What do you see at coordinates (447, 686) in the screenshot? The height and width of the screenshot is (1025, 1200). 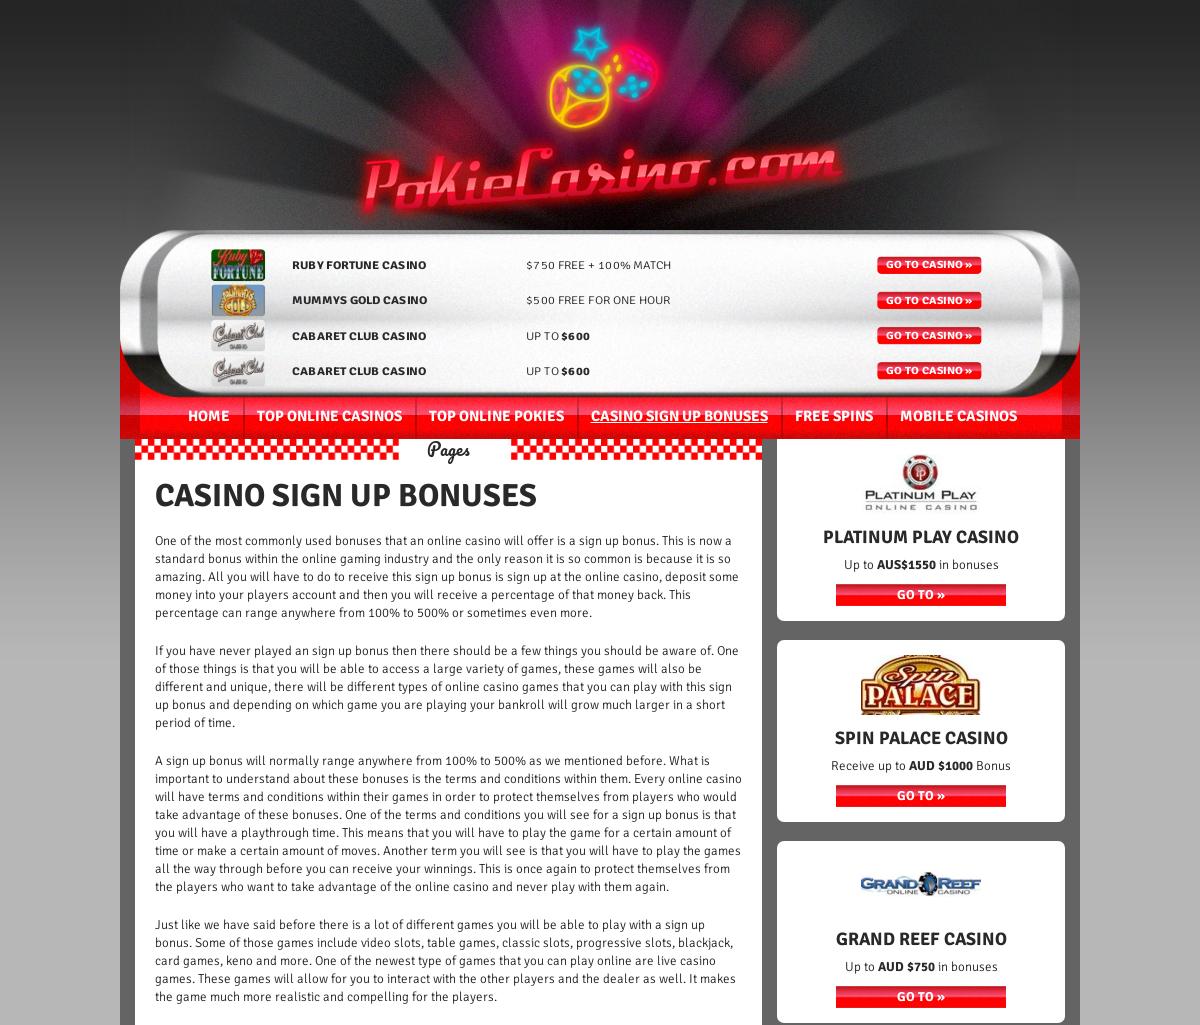 I see `'If you have never played an sign up bonus then there should be a few things you should be aware of. One of those things is that you will be able to access a large variety of games, these games will also be different and unique, there will be different types of online casino games that you can play with this sign up bonus and depending on which game you are playing your bankroll will grow much larger in a short period of time.'` at bounding box center [447, 686].